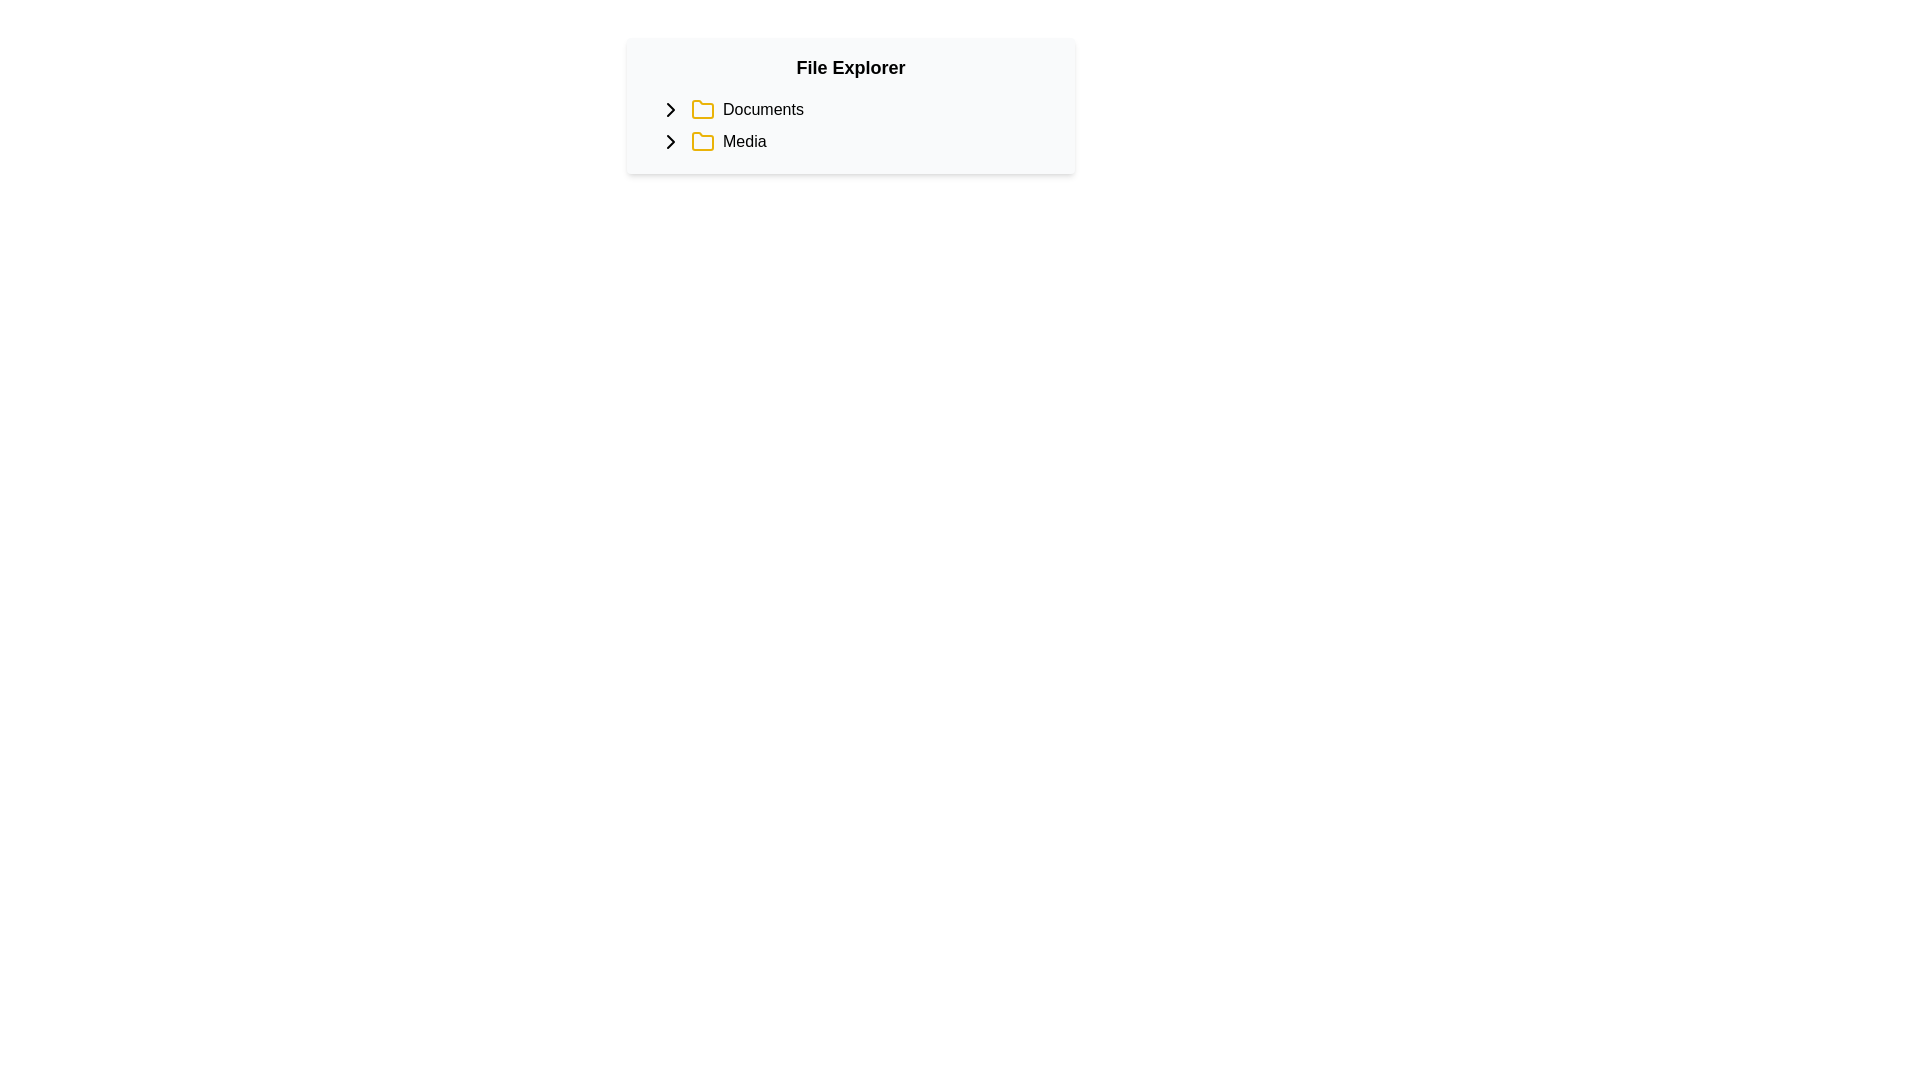 Image resolution: width=1920 pixels, height=1080 pixels. What do you see at coordinates (702, 109) in the screenshot?
I see `the first folder icon representing a directory` at bounding box center [702, 109].